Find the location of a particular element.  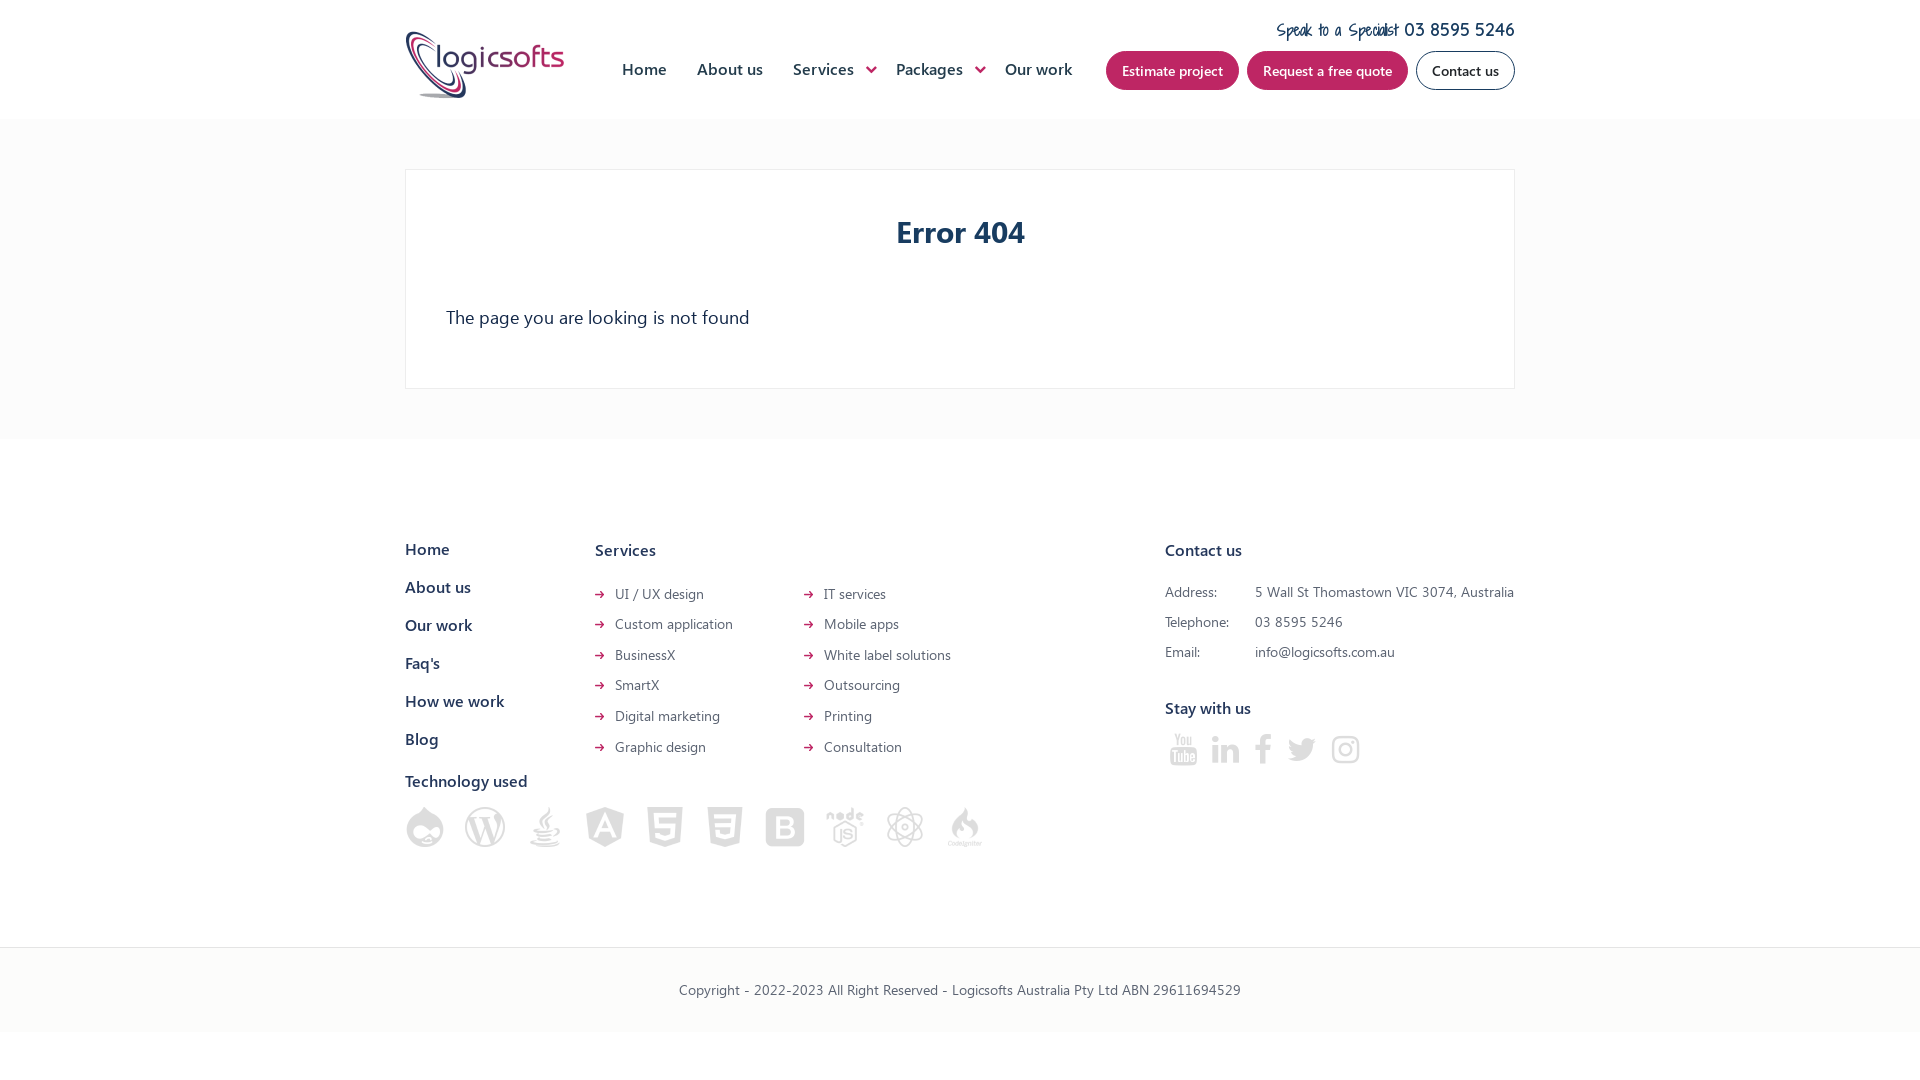

'Blog' is located at coordinates (421, 738).